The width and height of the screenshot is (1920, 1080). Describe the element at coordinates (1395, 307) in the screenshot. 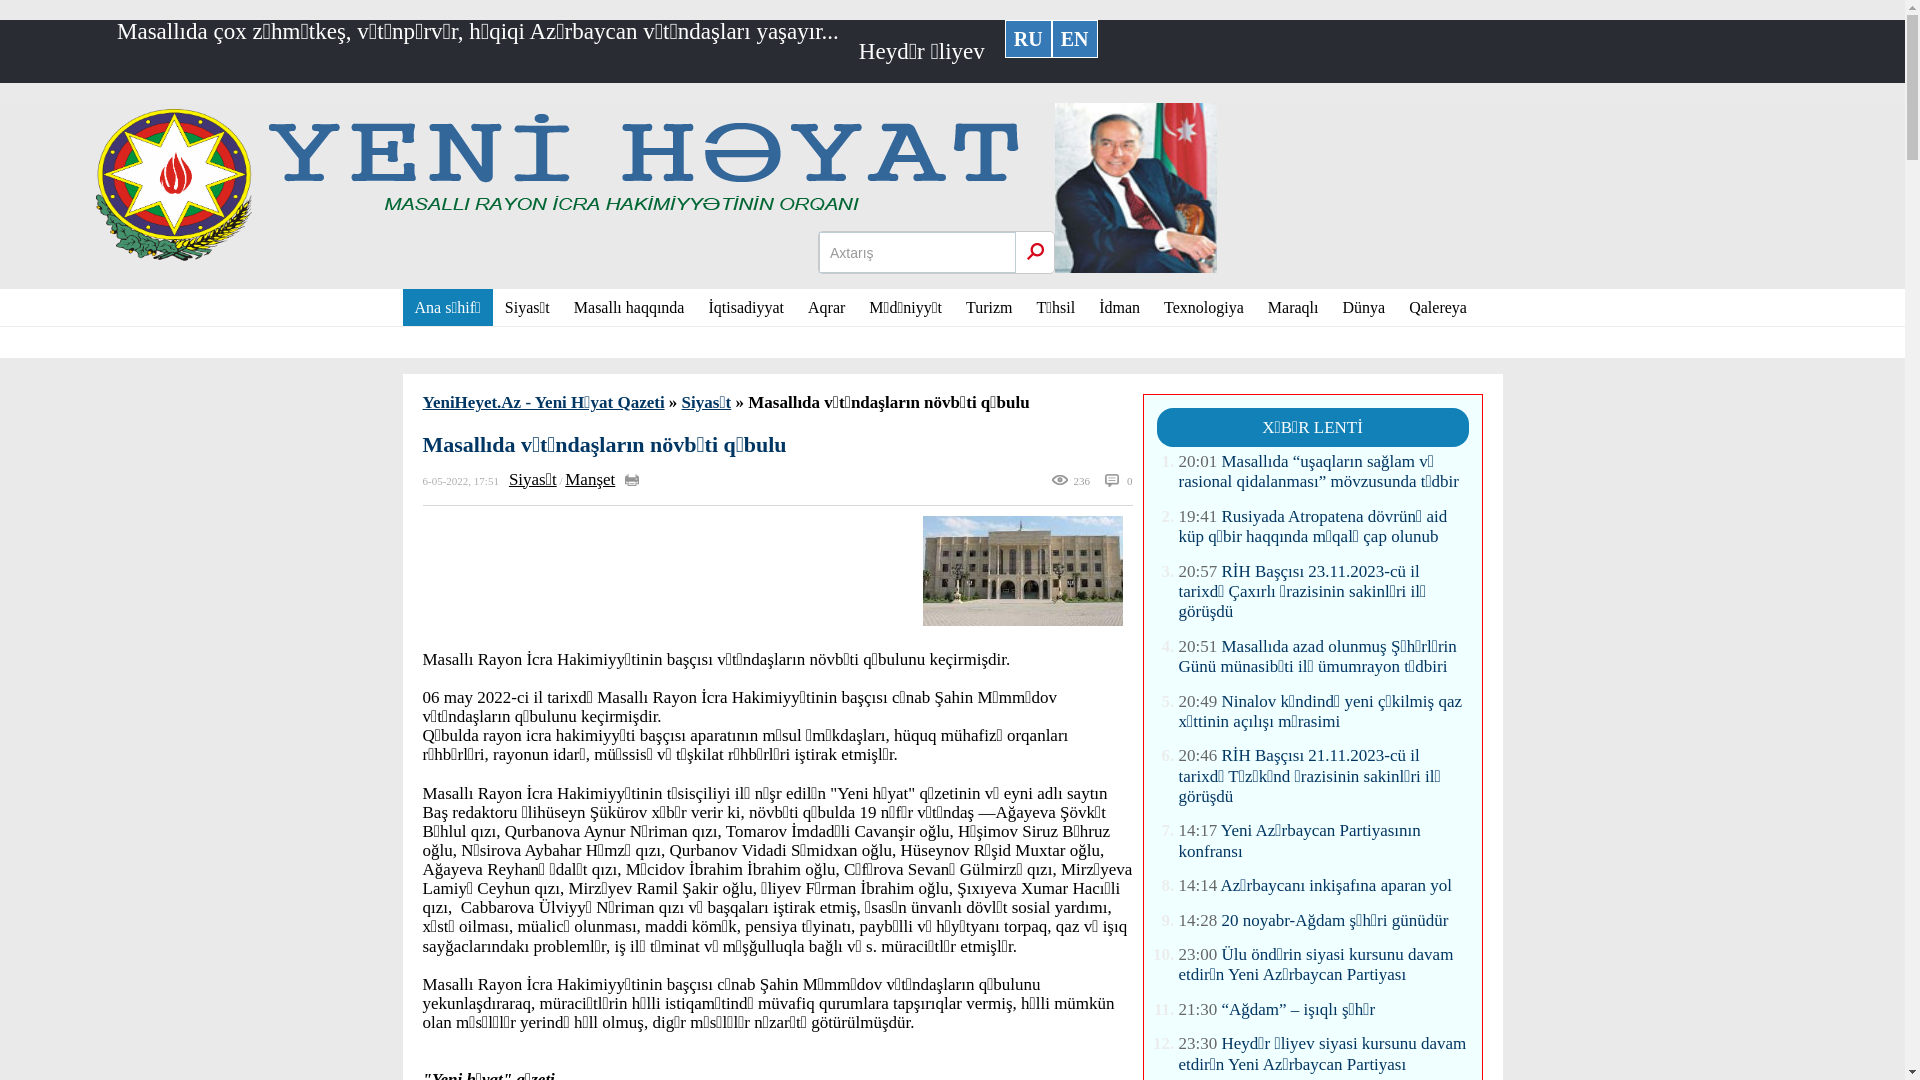

I see `'Qalereya'` at that location.